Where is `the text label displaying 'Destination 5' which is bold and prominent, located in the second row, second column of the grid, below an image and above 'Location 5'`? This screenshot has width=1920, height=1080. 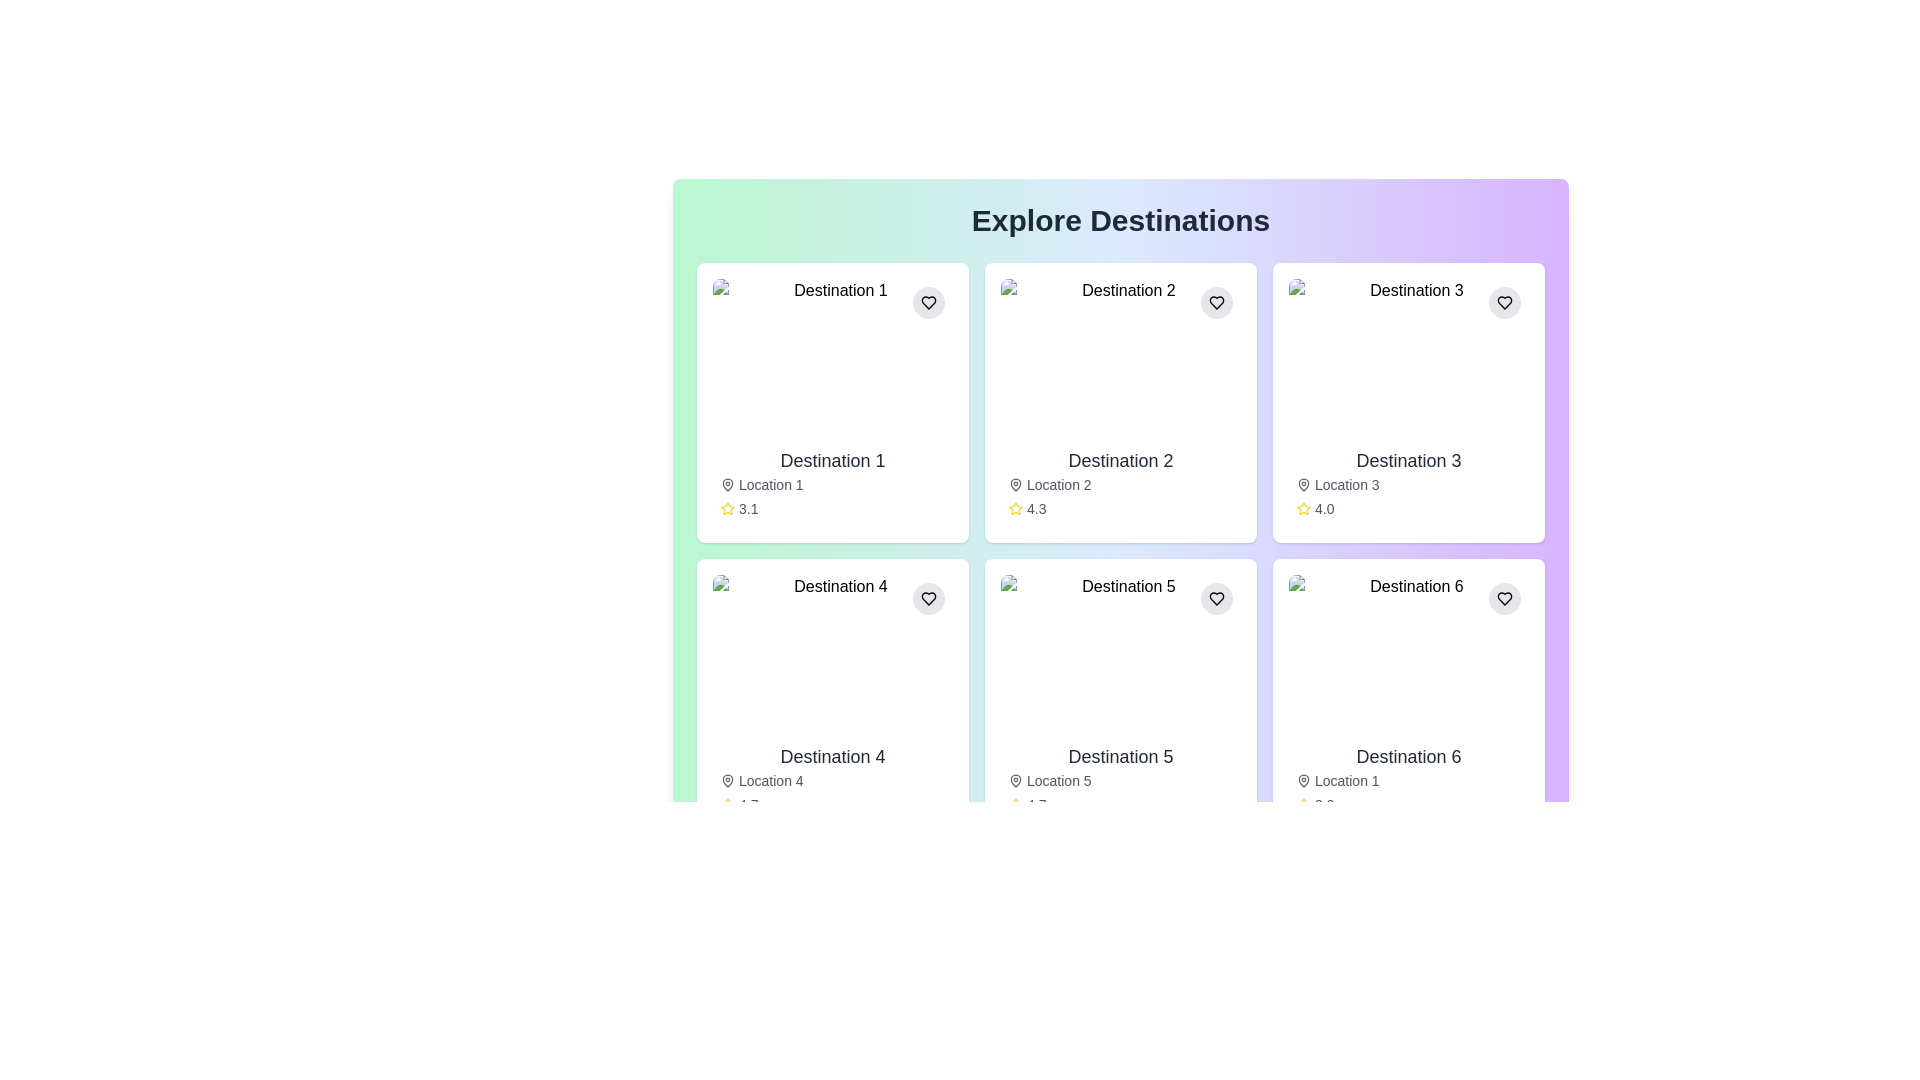
the text label displaying 'Destination 5' which is bold and prominent, located in the second row, second column of the grid, below an image and above 'Location 5' is located at coordinates (1121, 756).